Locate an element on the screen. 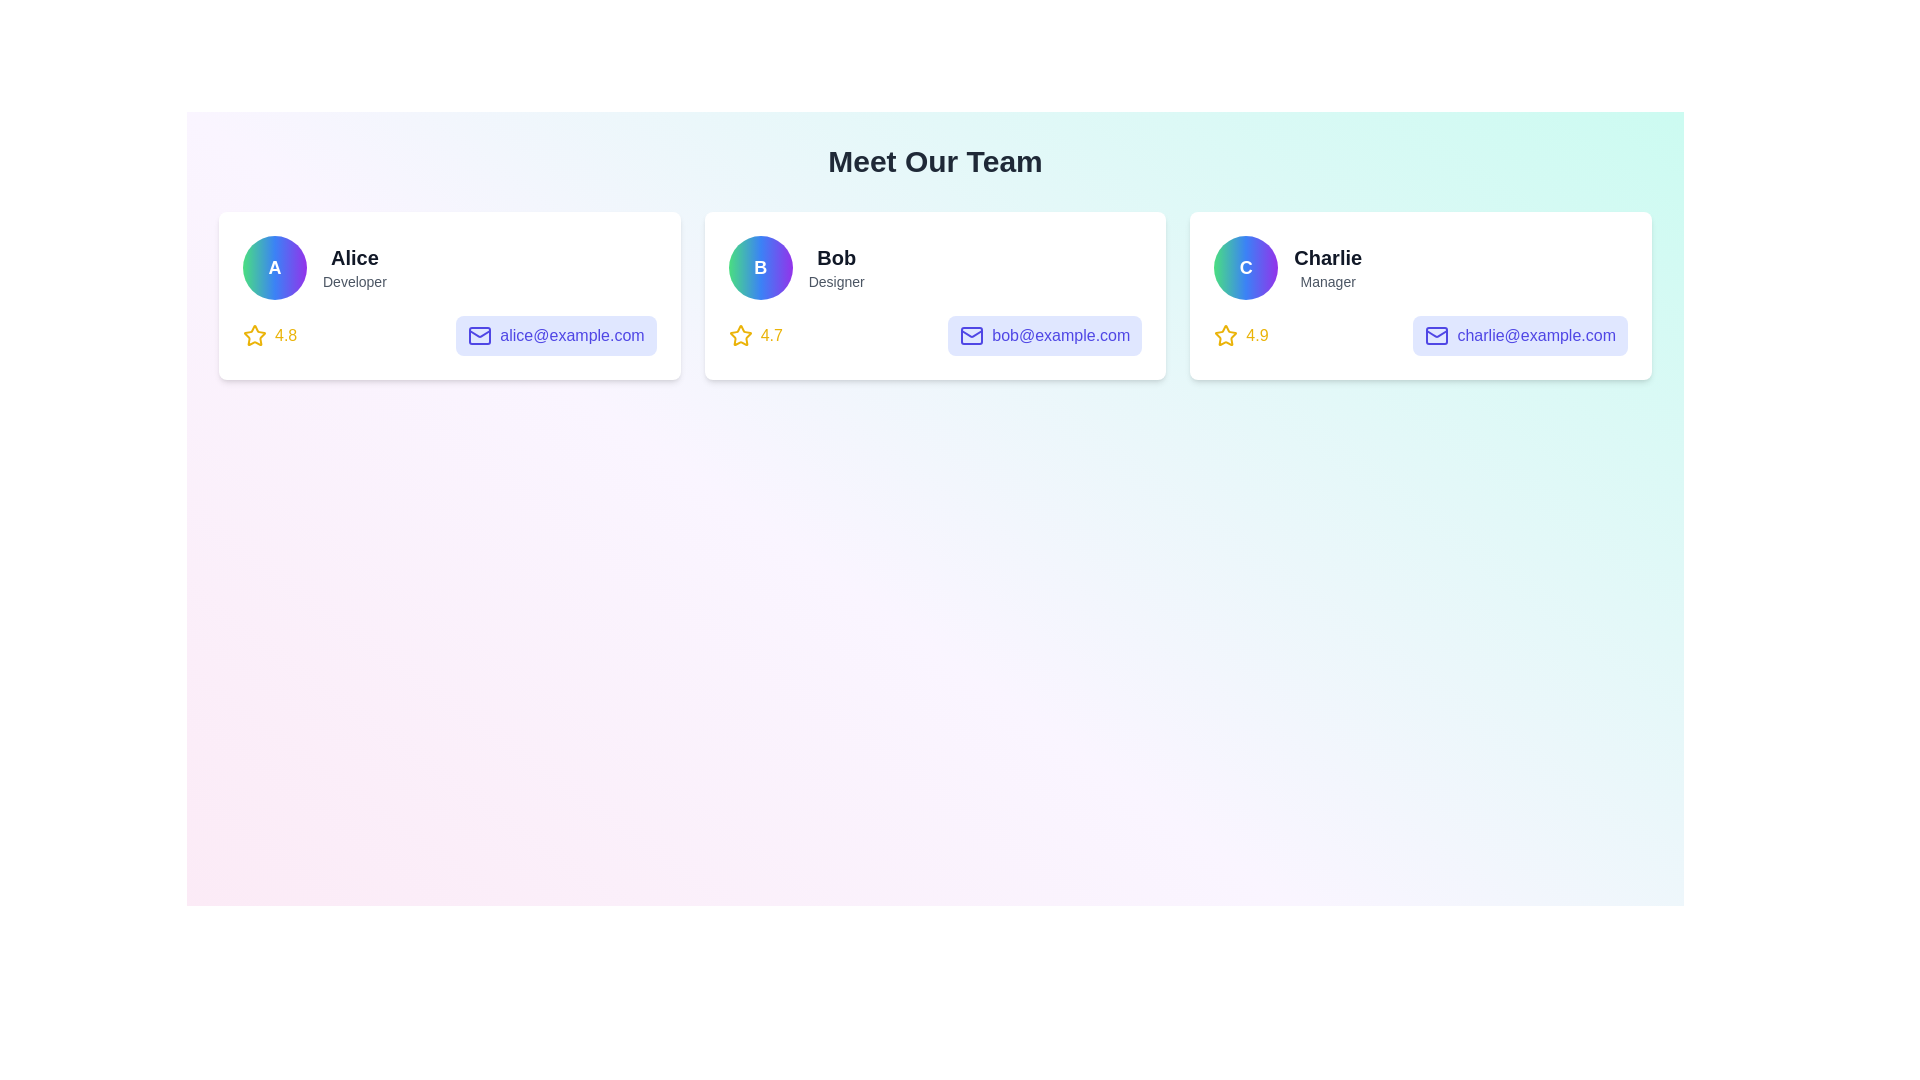  the email text link 'charlie@example.com' located in the 'Contact Information' section of Charlie's card in the 'Meet Our Team' layout is located at coordinates (1535, 334).